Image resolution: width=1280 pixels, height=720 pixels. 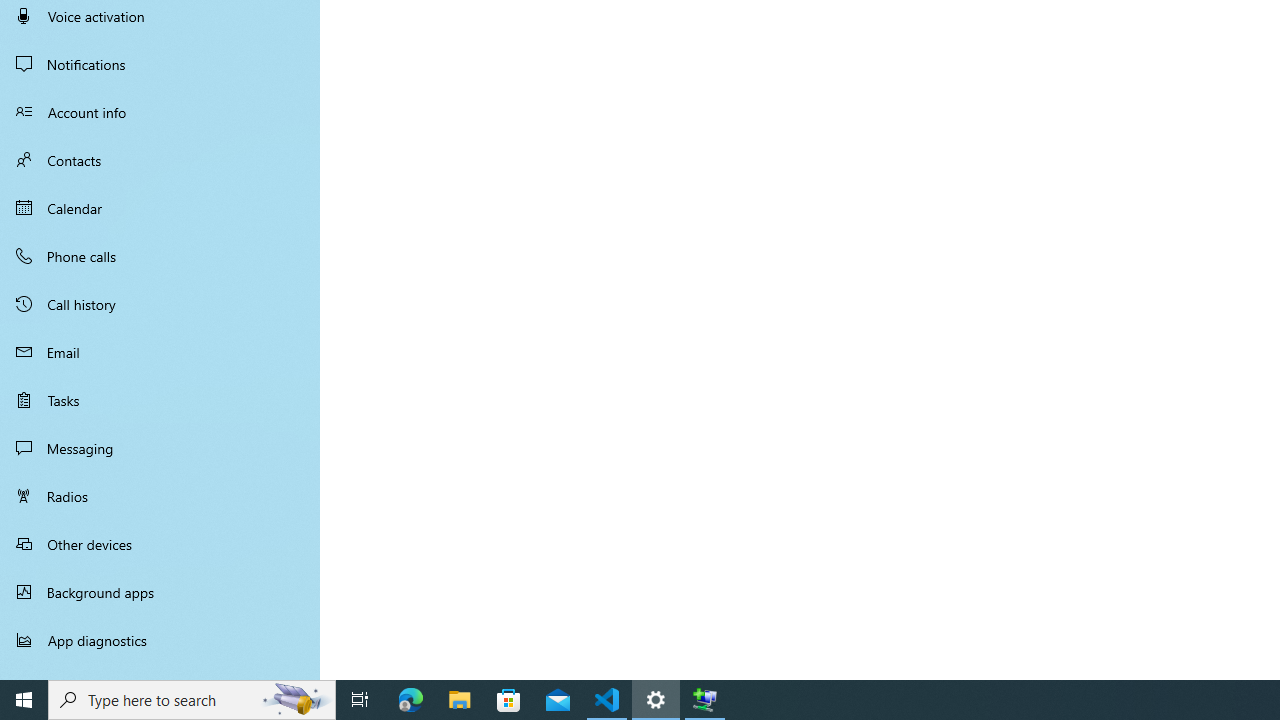 What do you see at coordinates (160, 254) in the screenshot?
I see `'Phone calls'` at bounding box center [160, 254].